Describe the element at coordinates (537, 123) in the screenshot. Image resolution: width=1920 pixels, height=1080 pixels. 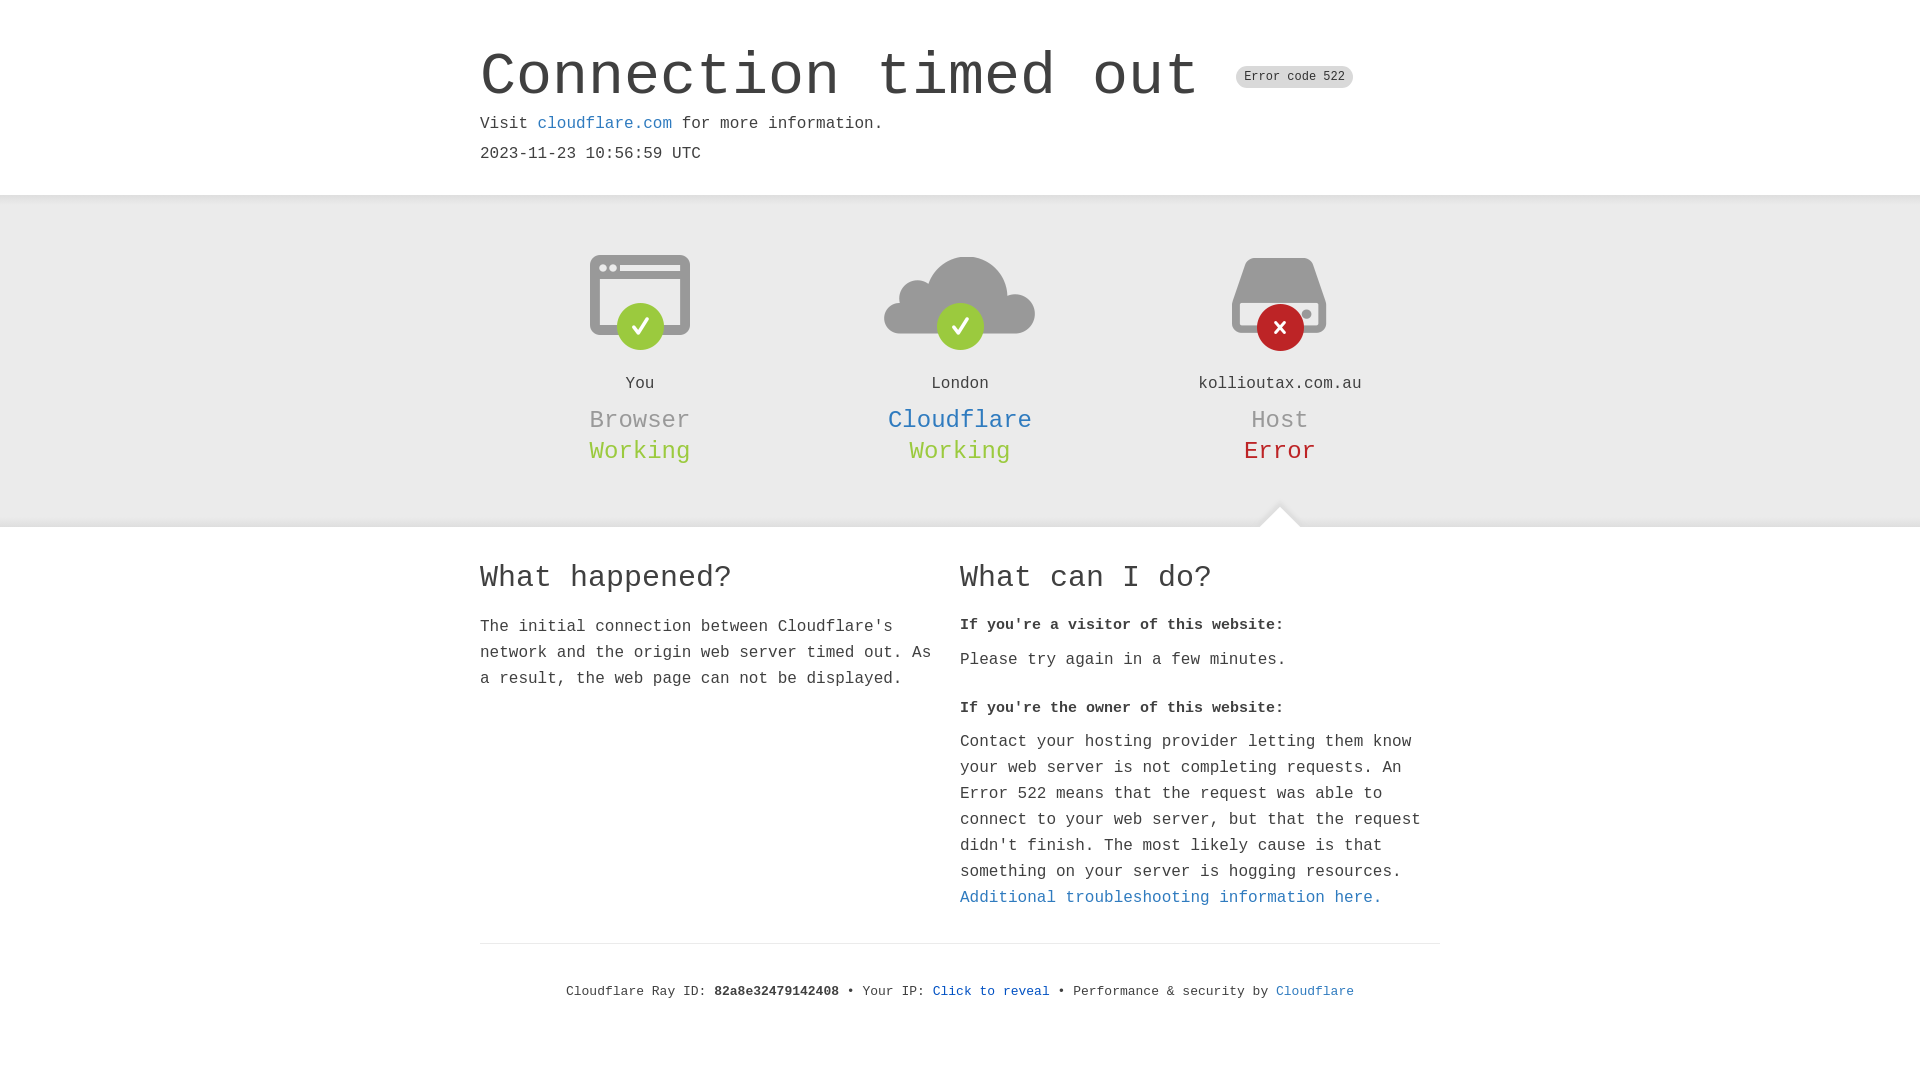
I see `'cloudflare.com'` at that location.